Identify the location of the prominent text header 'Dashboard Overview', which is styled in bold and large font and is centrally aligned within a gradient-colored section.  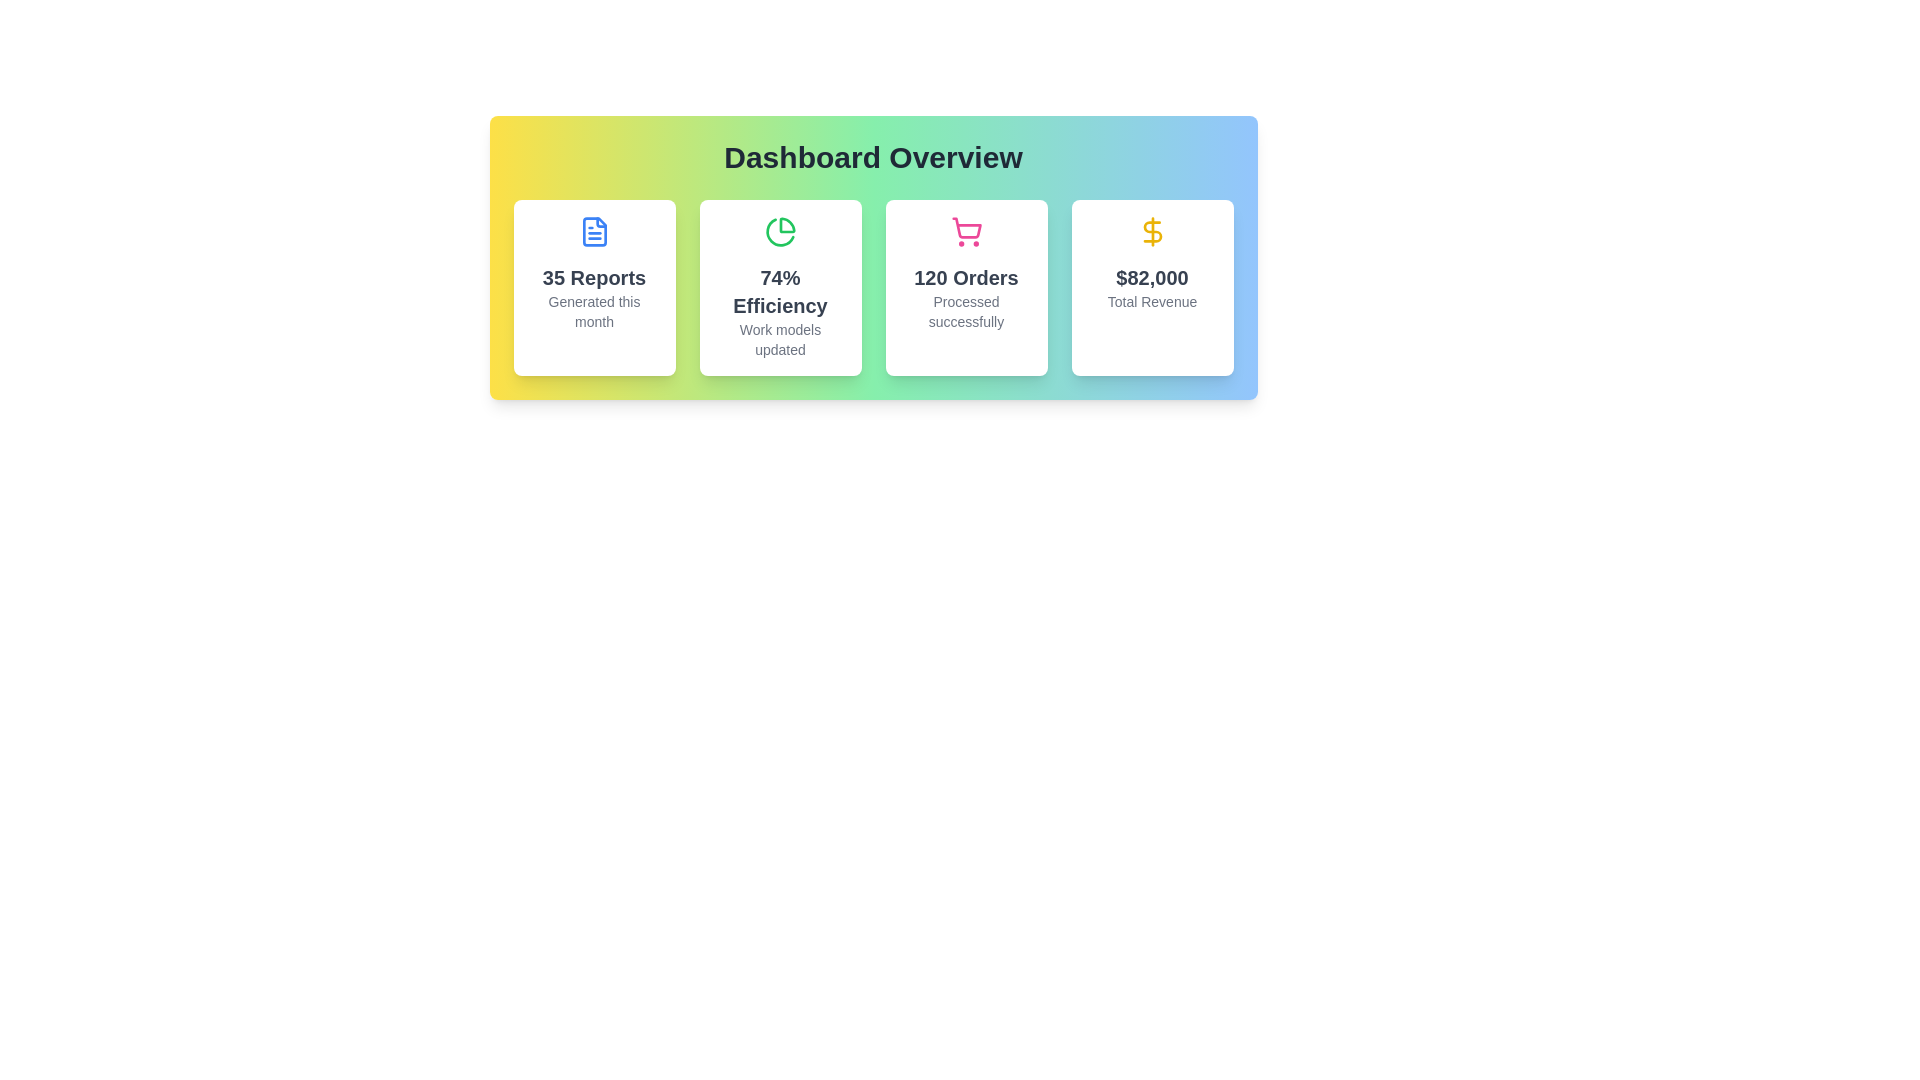
(873, 157).